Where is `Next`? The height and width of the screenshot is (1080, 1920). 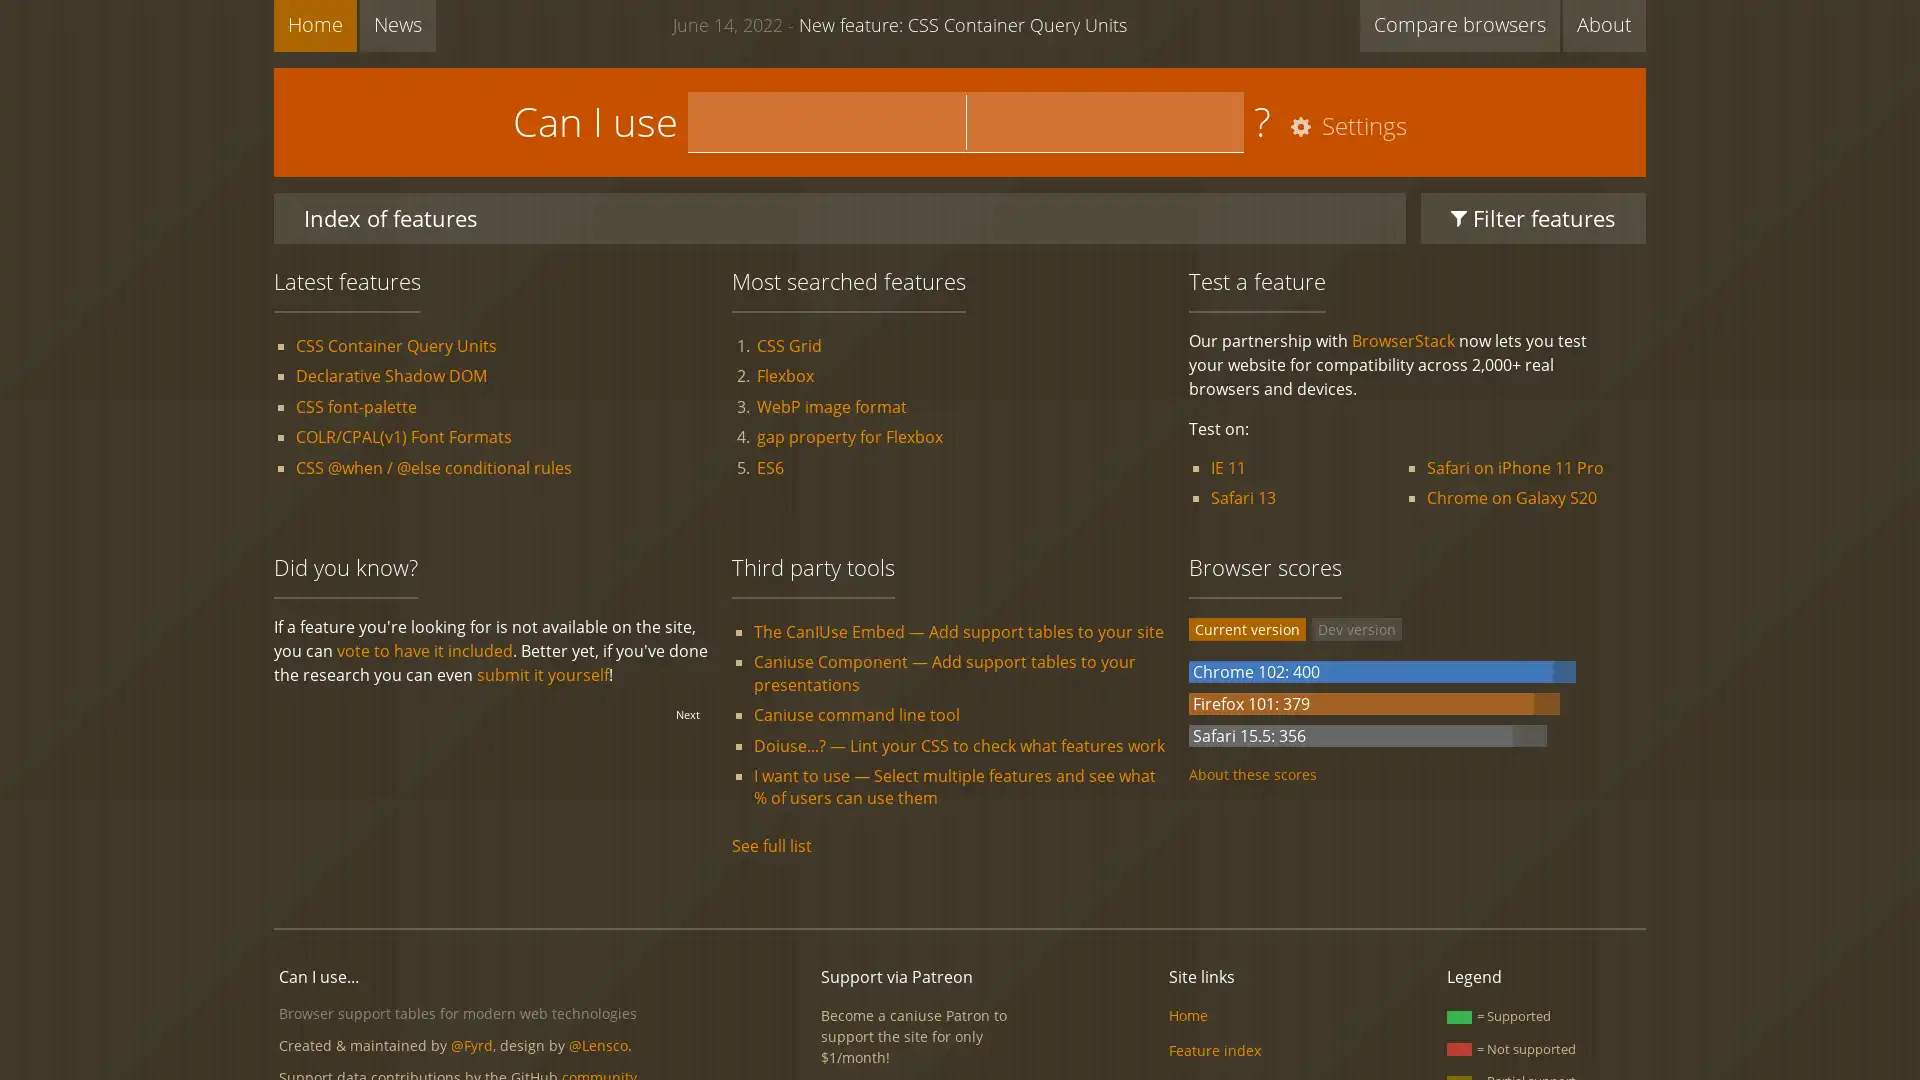
Next is located at coordinates (687, 713).